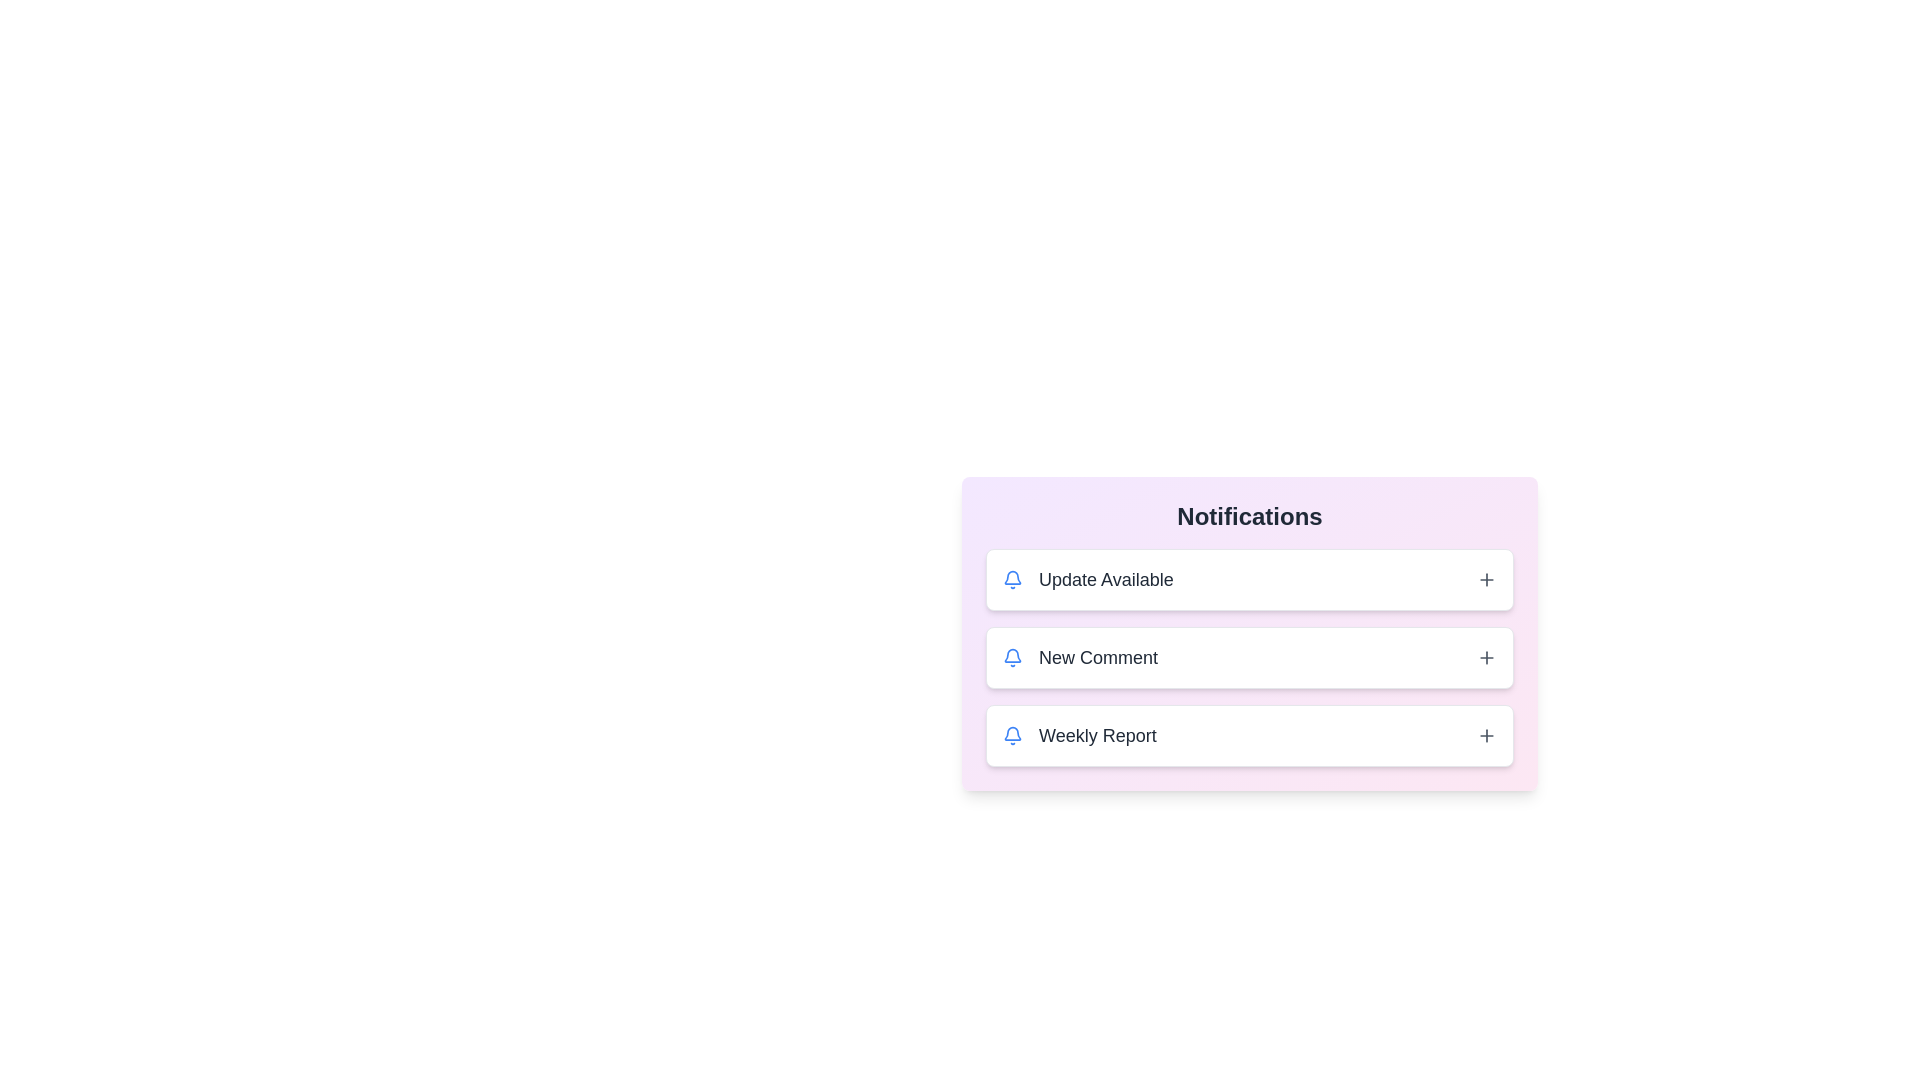 This screenshot has height=1080, width=1920. Describe the element at coordinates (1248, 736) in the screenshot. I see `the notification titled 'Weekly Report'` at that location.